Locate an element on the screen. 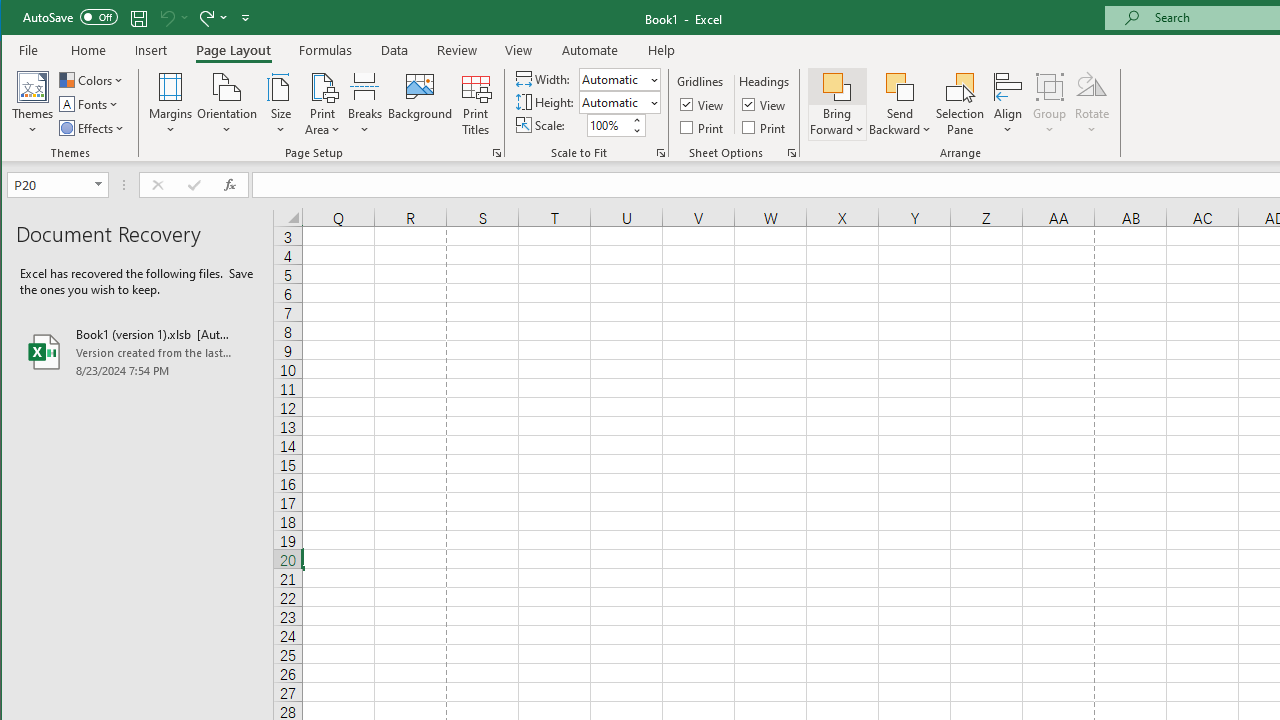 The height and width of the screenshot is (720, 1280). 'Orientation' is located at coordinates (227, 104).